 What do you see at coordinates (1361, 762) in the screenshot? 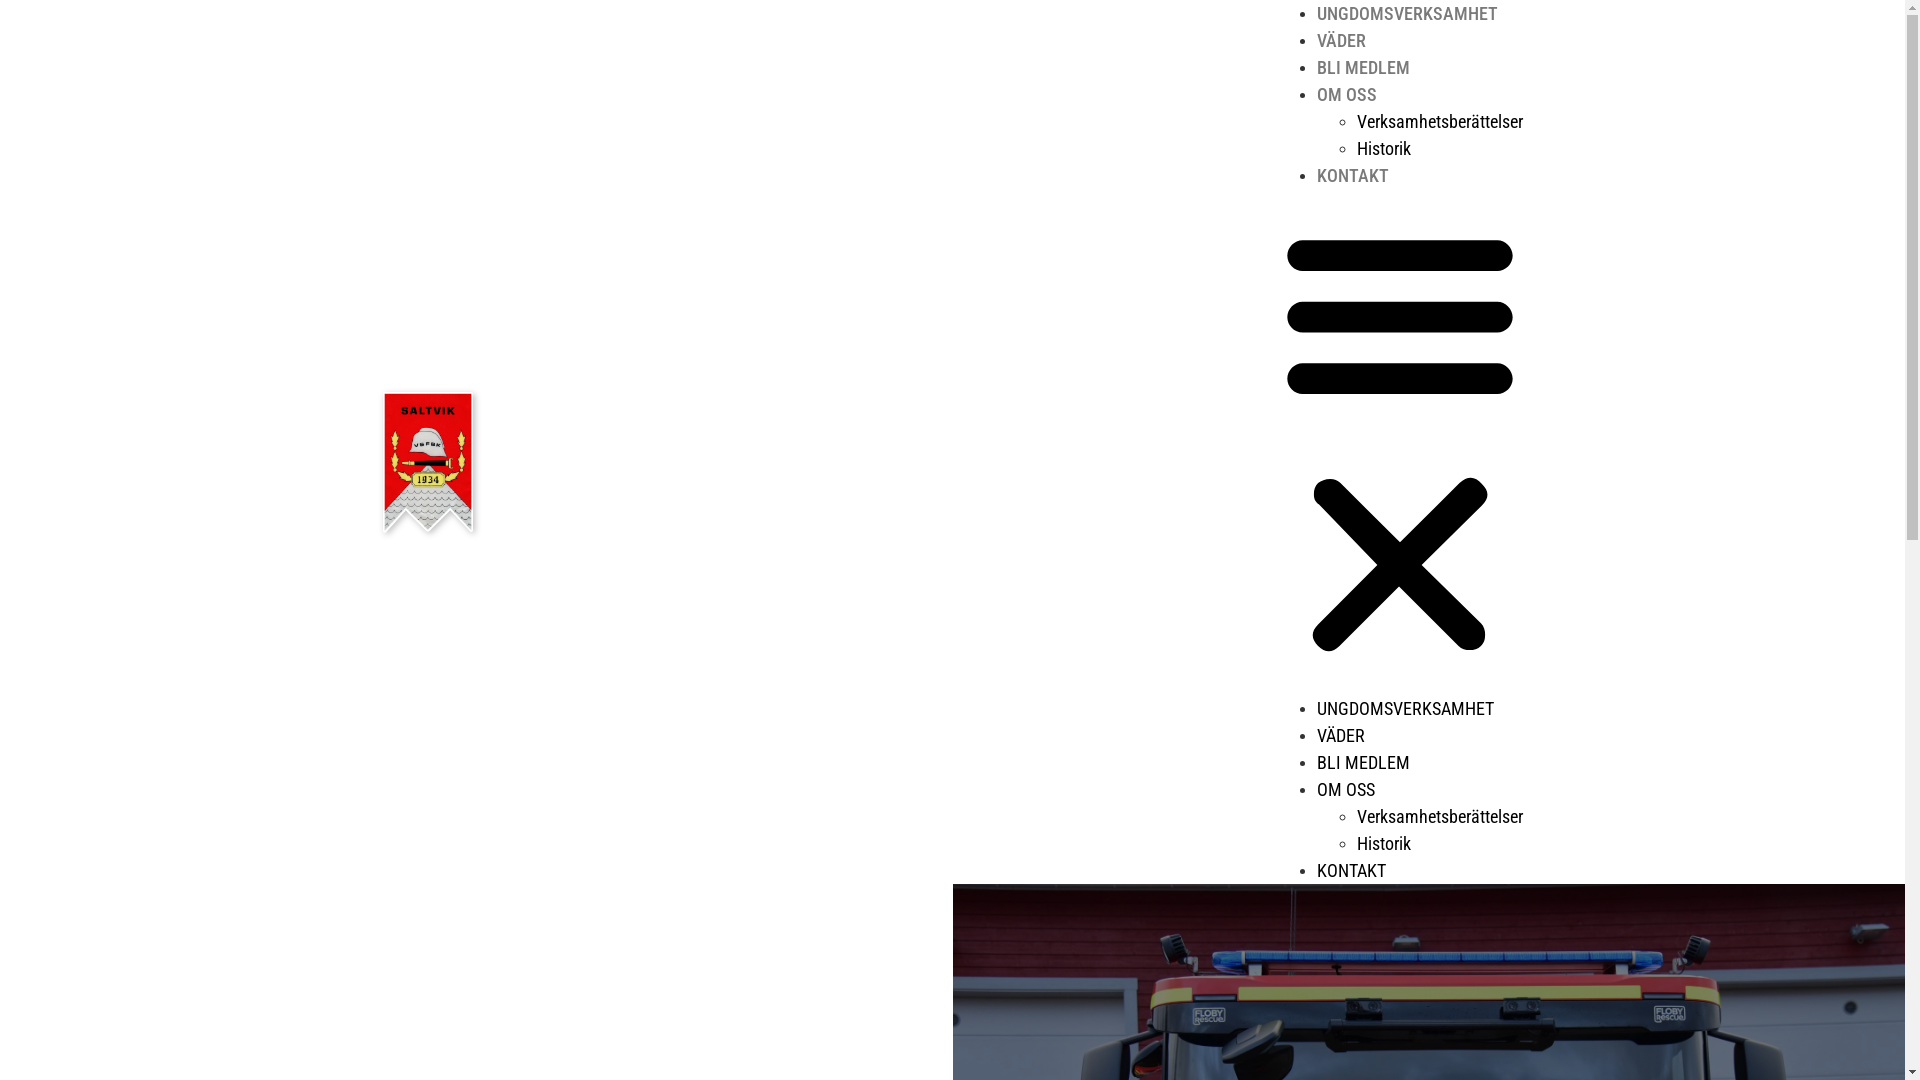
I see `'BLI MEDLEM'` at bounding box center [1361, 762].